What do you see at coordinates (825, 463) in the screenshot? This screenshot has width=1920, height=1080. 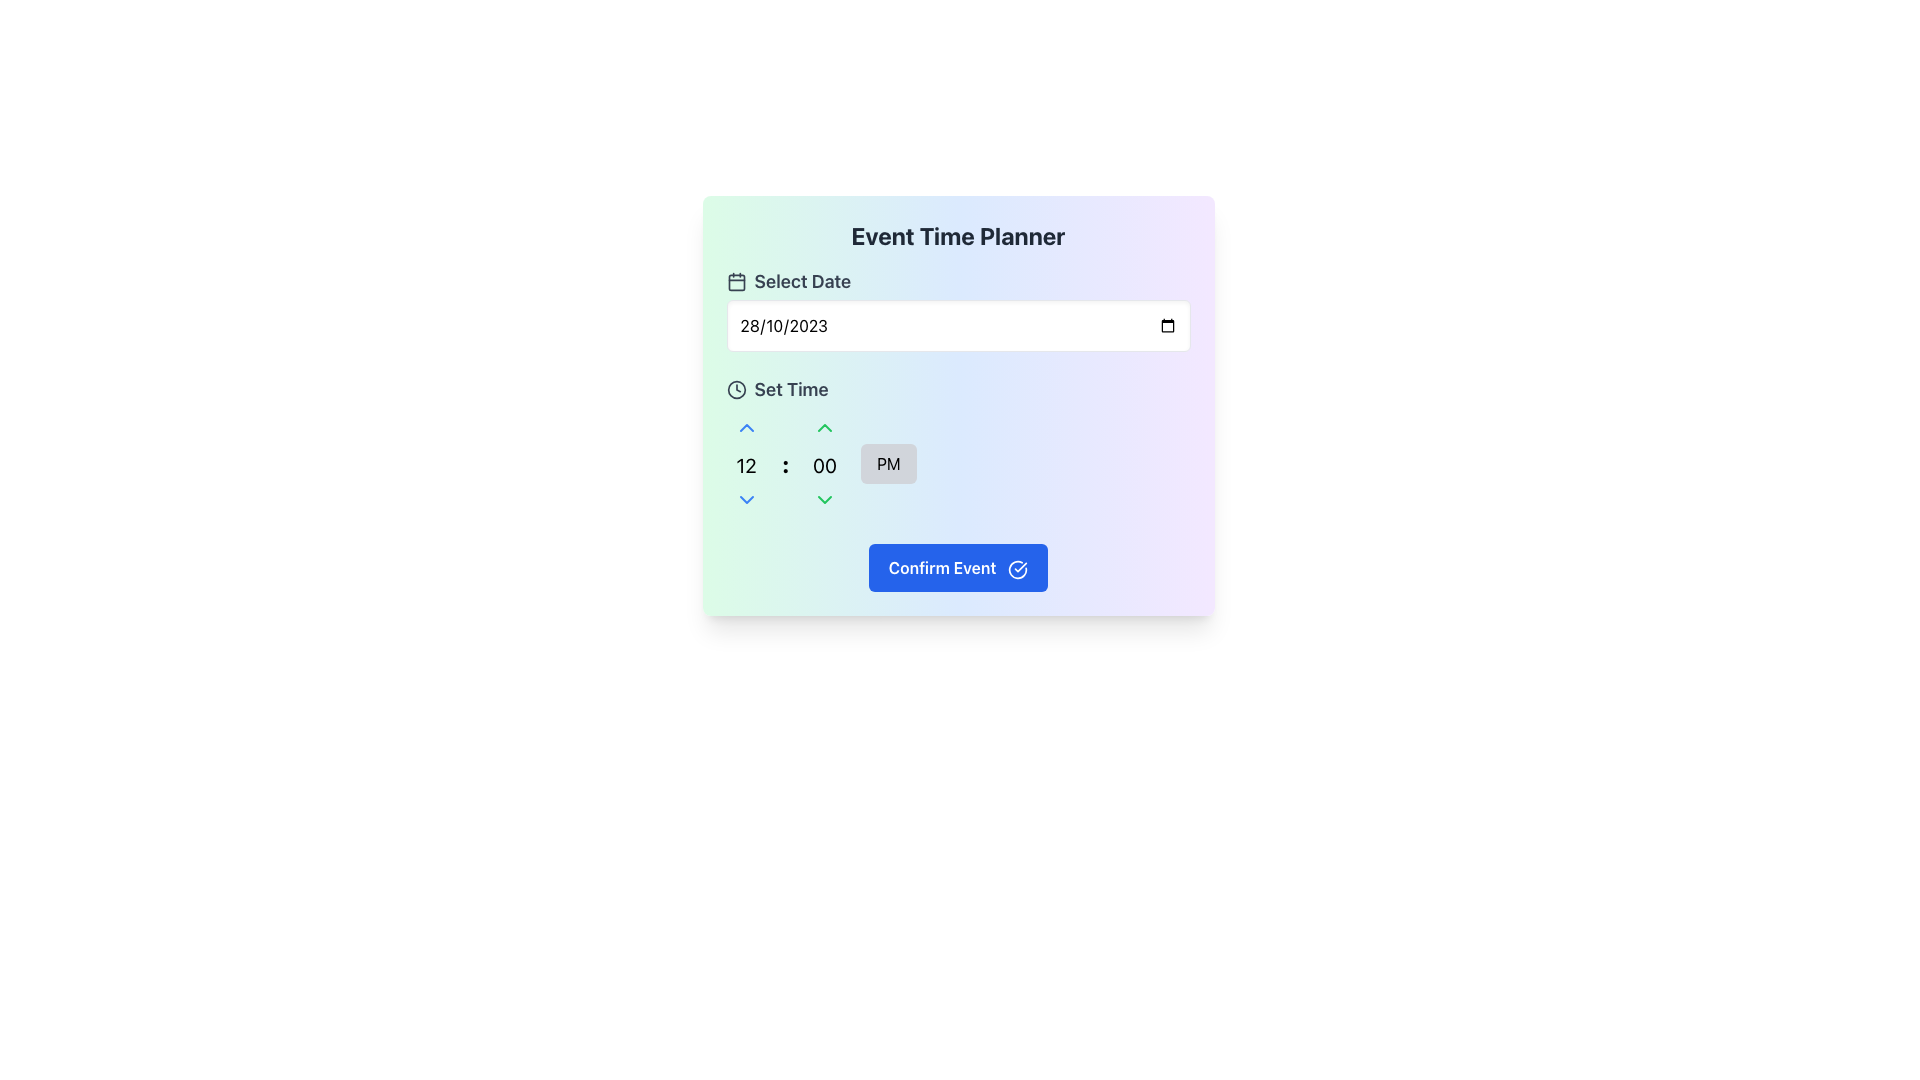 I see `the text display element showing the value '00', which is styled in a large font and located between the hour ('12') and period ('PM') indicators in the time-selection interface` at bounding box center [825, 463].